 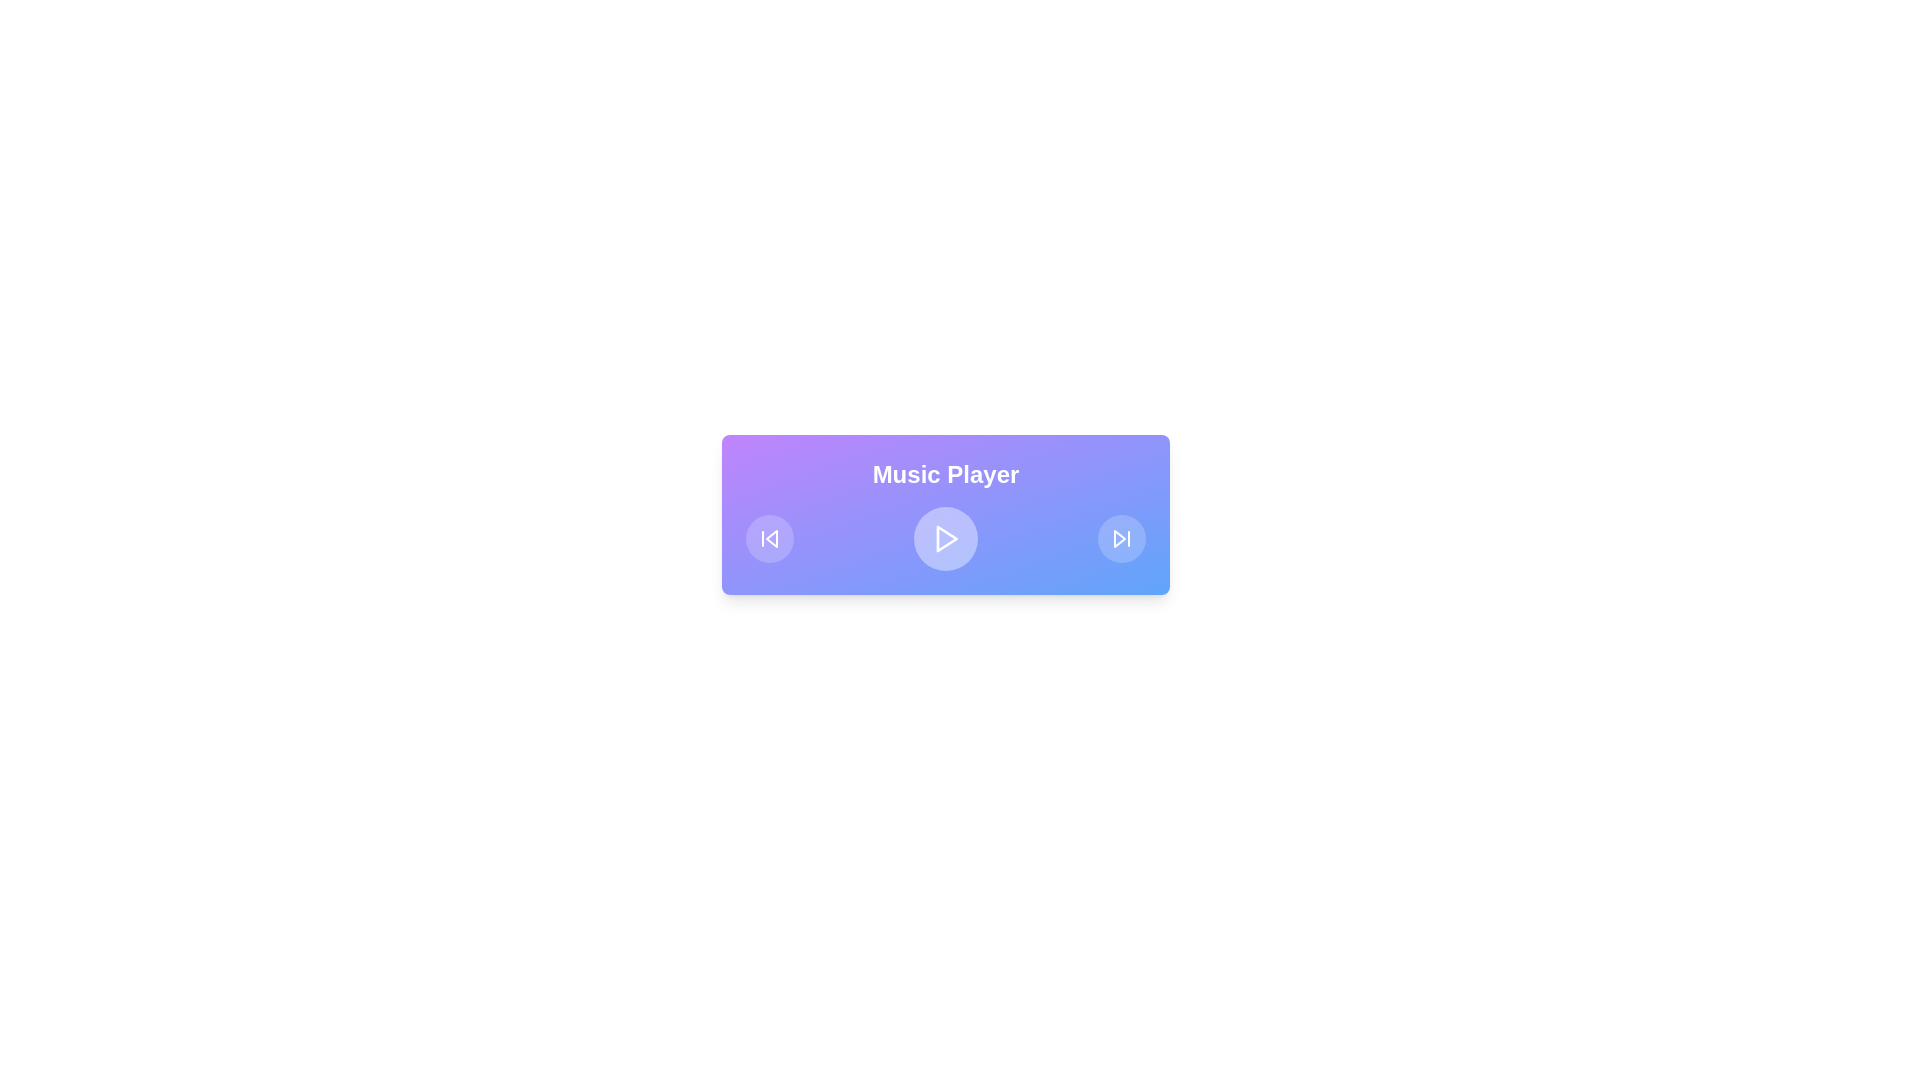 What do you see at coordinates (771, 538) in the screenshot?
I see `the leftmost circular 'skip back' button in the music player interface, which contains a vector graphic for skipping to the previous track` at bounding box center [771, 538].